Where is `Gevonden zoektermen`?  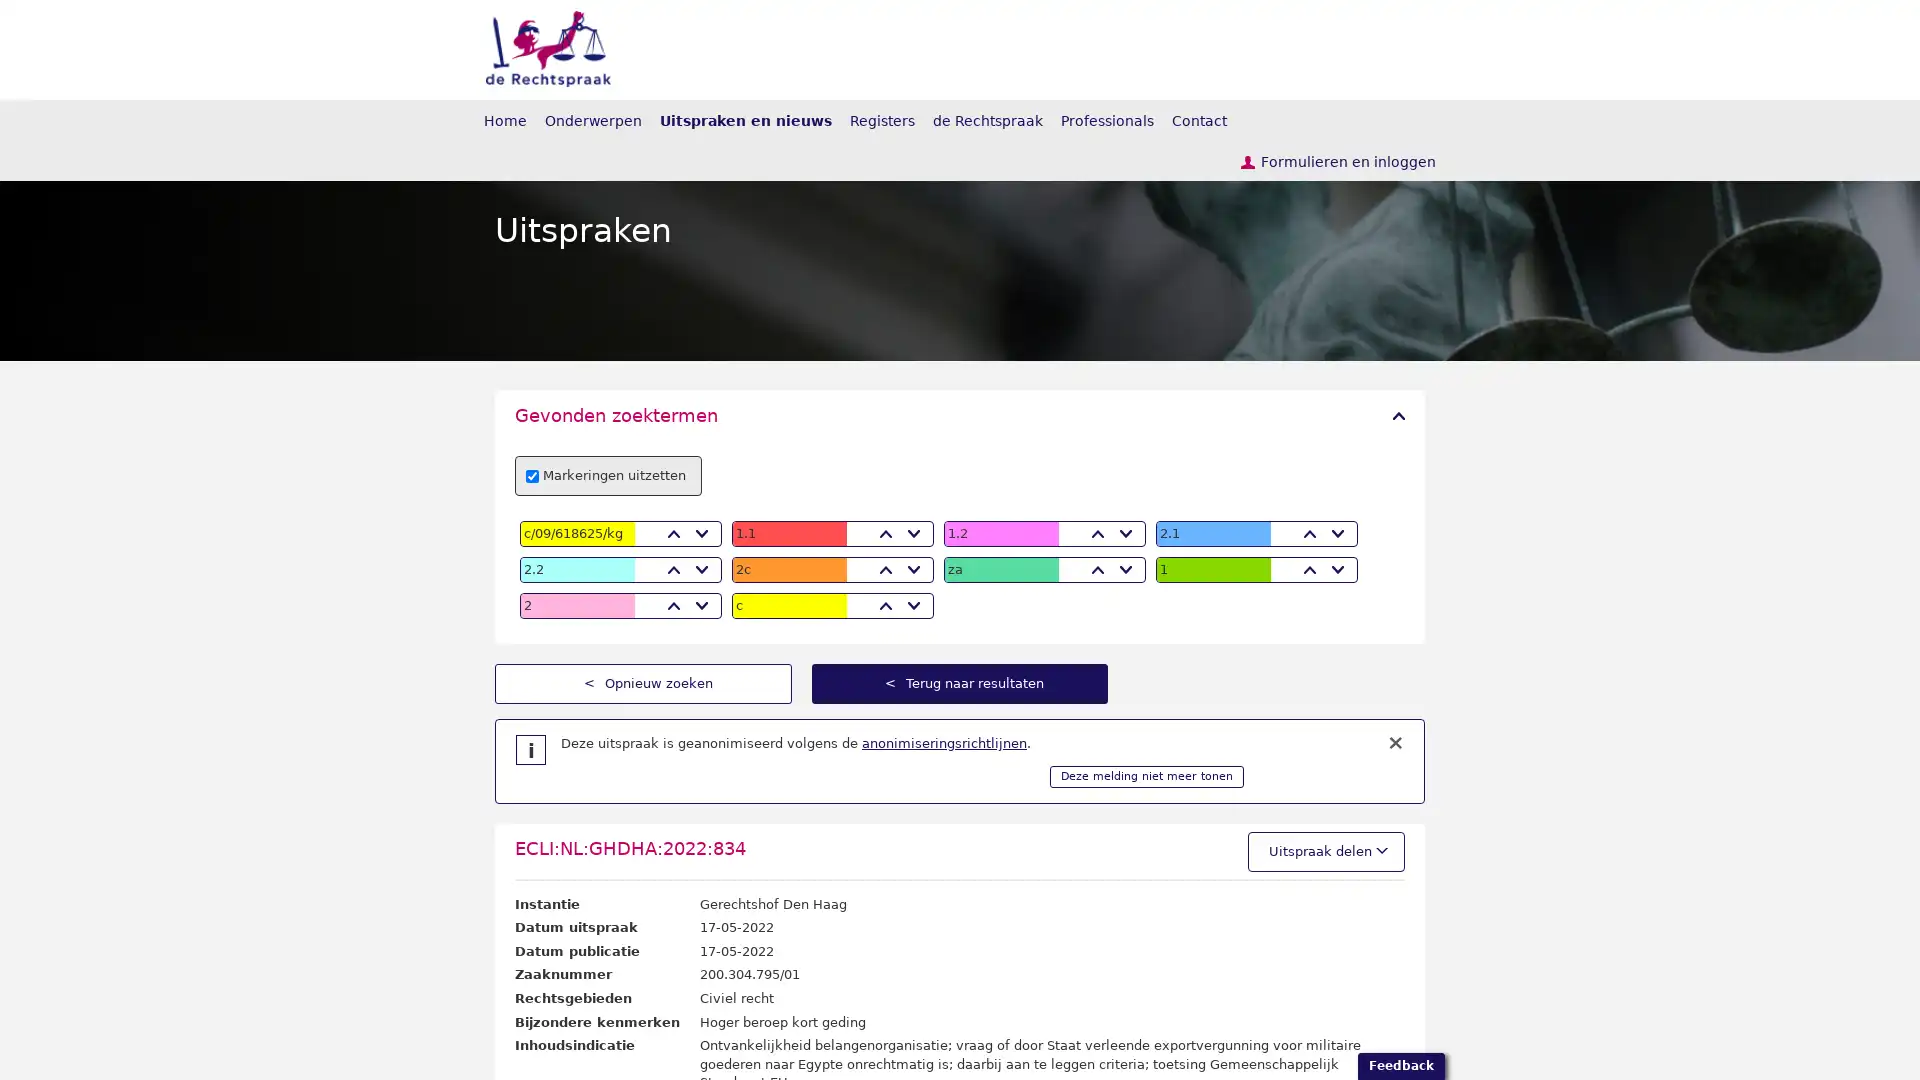
Gevonden zoektermen is located at coordinates (960, 414).